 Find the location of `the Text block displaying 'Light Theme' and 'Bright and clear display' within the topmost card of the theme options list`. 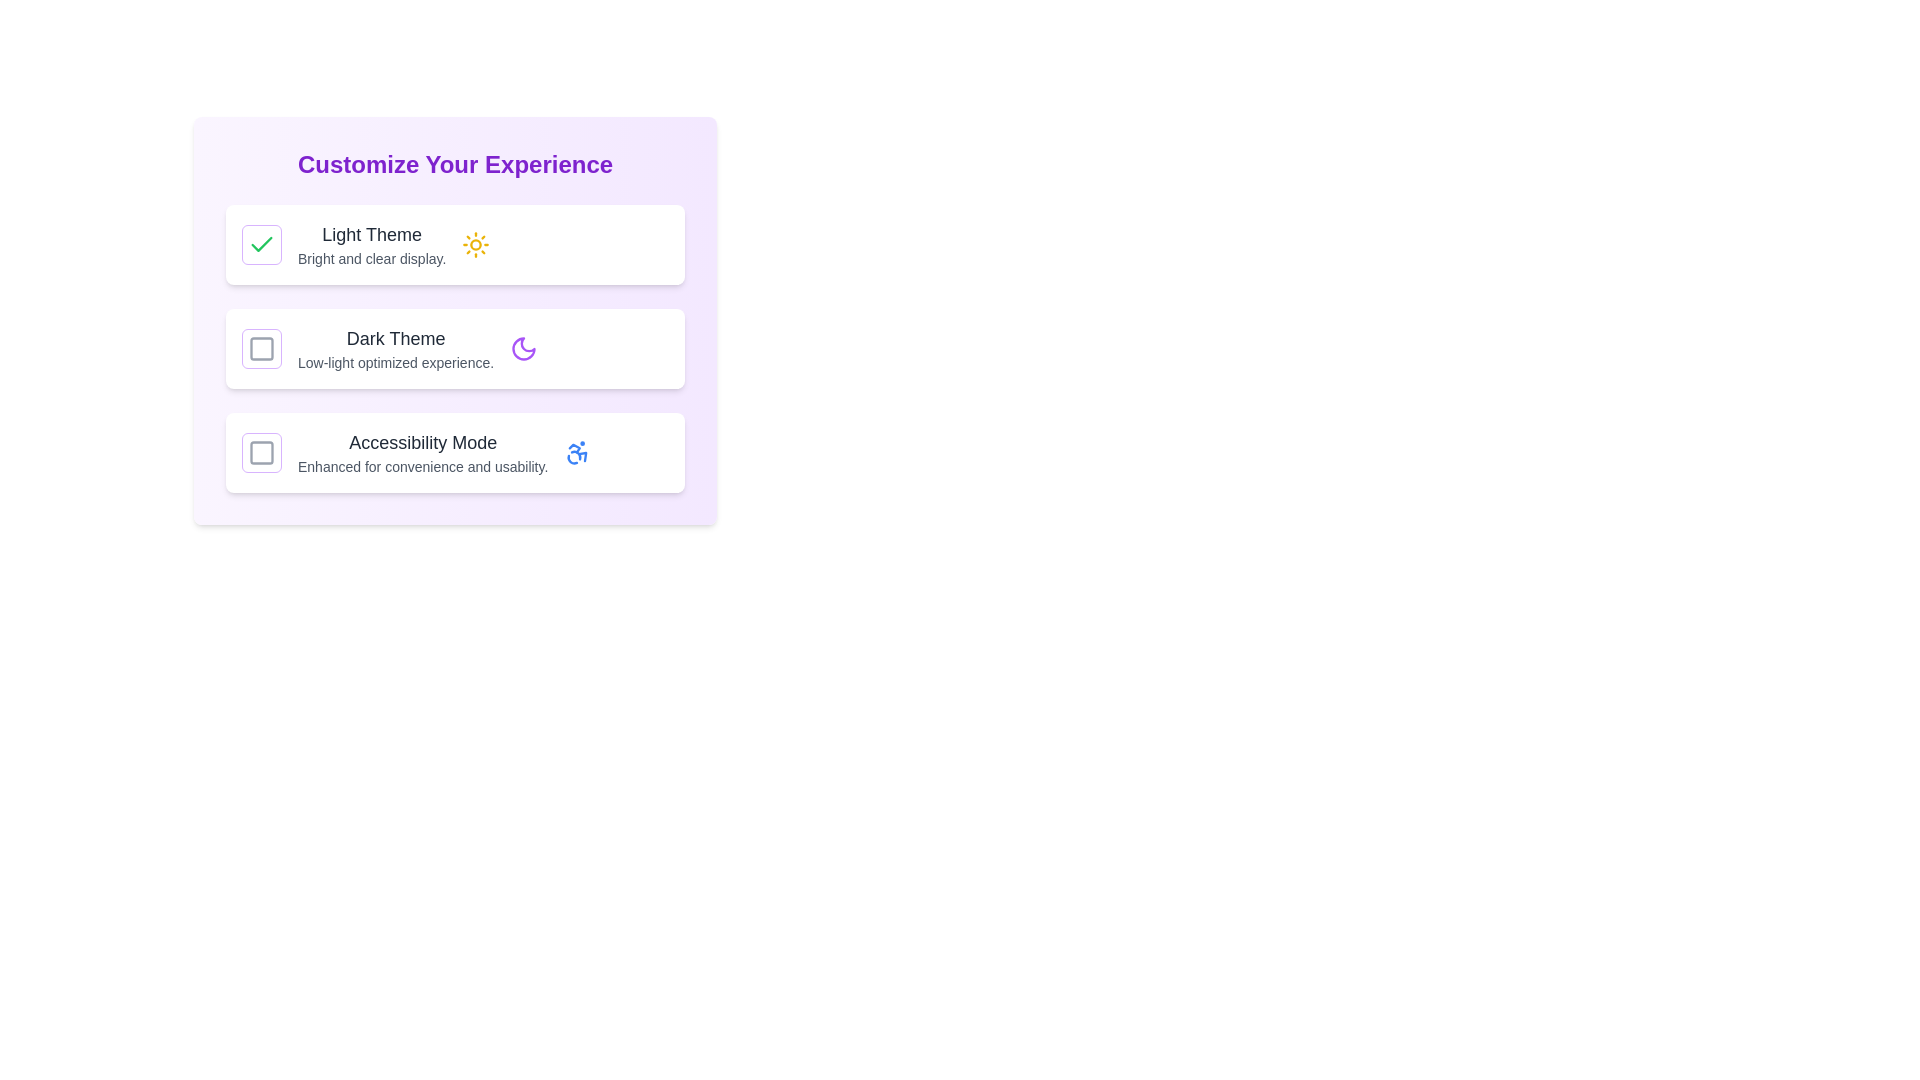

the Text block displaying 'Light Theme' and 'Bright and clear display' within the topmost card of the theme options list is located at coordinates (372, 244).